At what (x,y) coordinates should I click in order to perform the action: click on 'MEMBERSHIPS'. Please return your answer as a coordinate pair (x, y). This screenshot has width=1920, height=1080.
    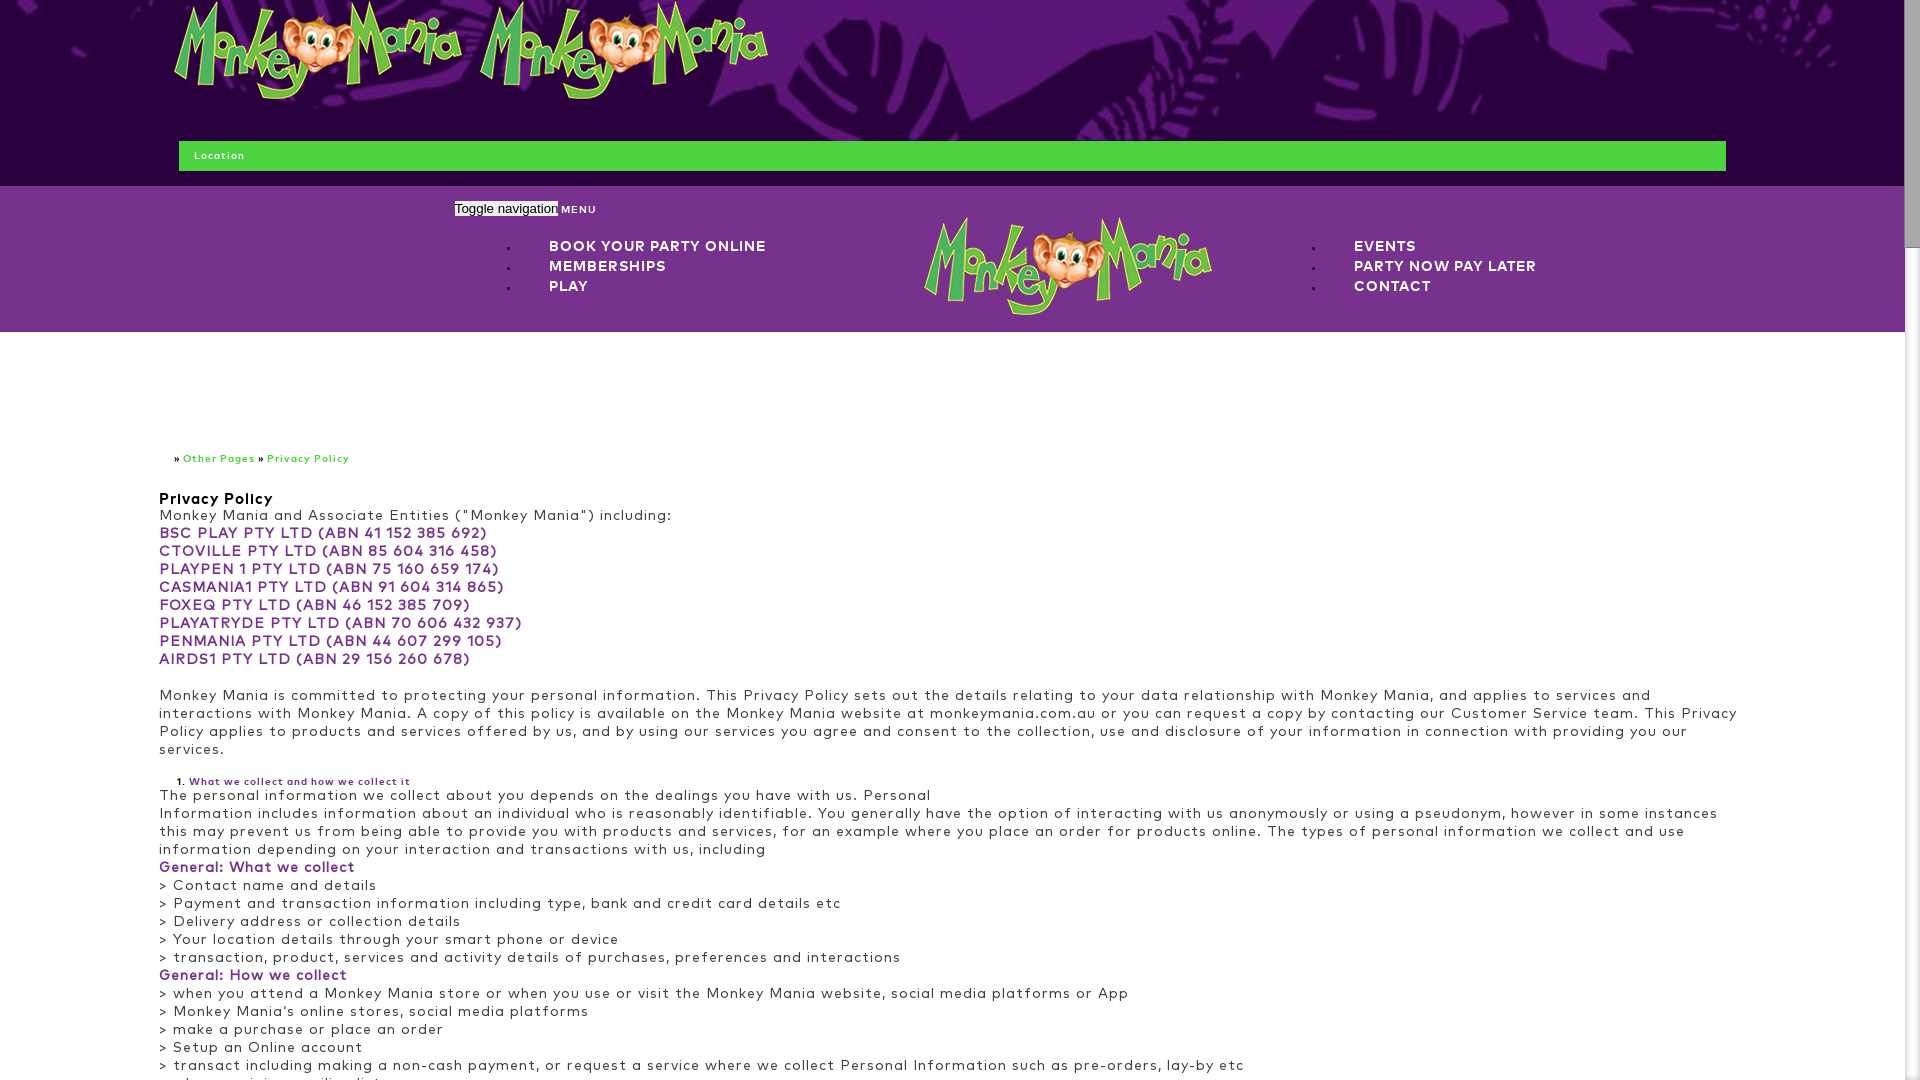
    Looking at the image, I should click on (606, 265).